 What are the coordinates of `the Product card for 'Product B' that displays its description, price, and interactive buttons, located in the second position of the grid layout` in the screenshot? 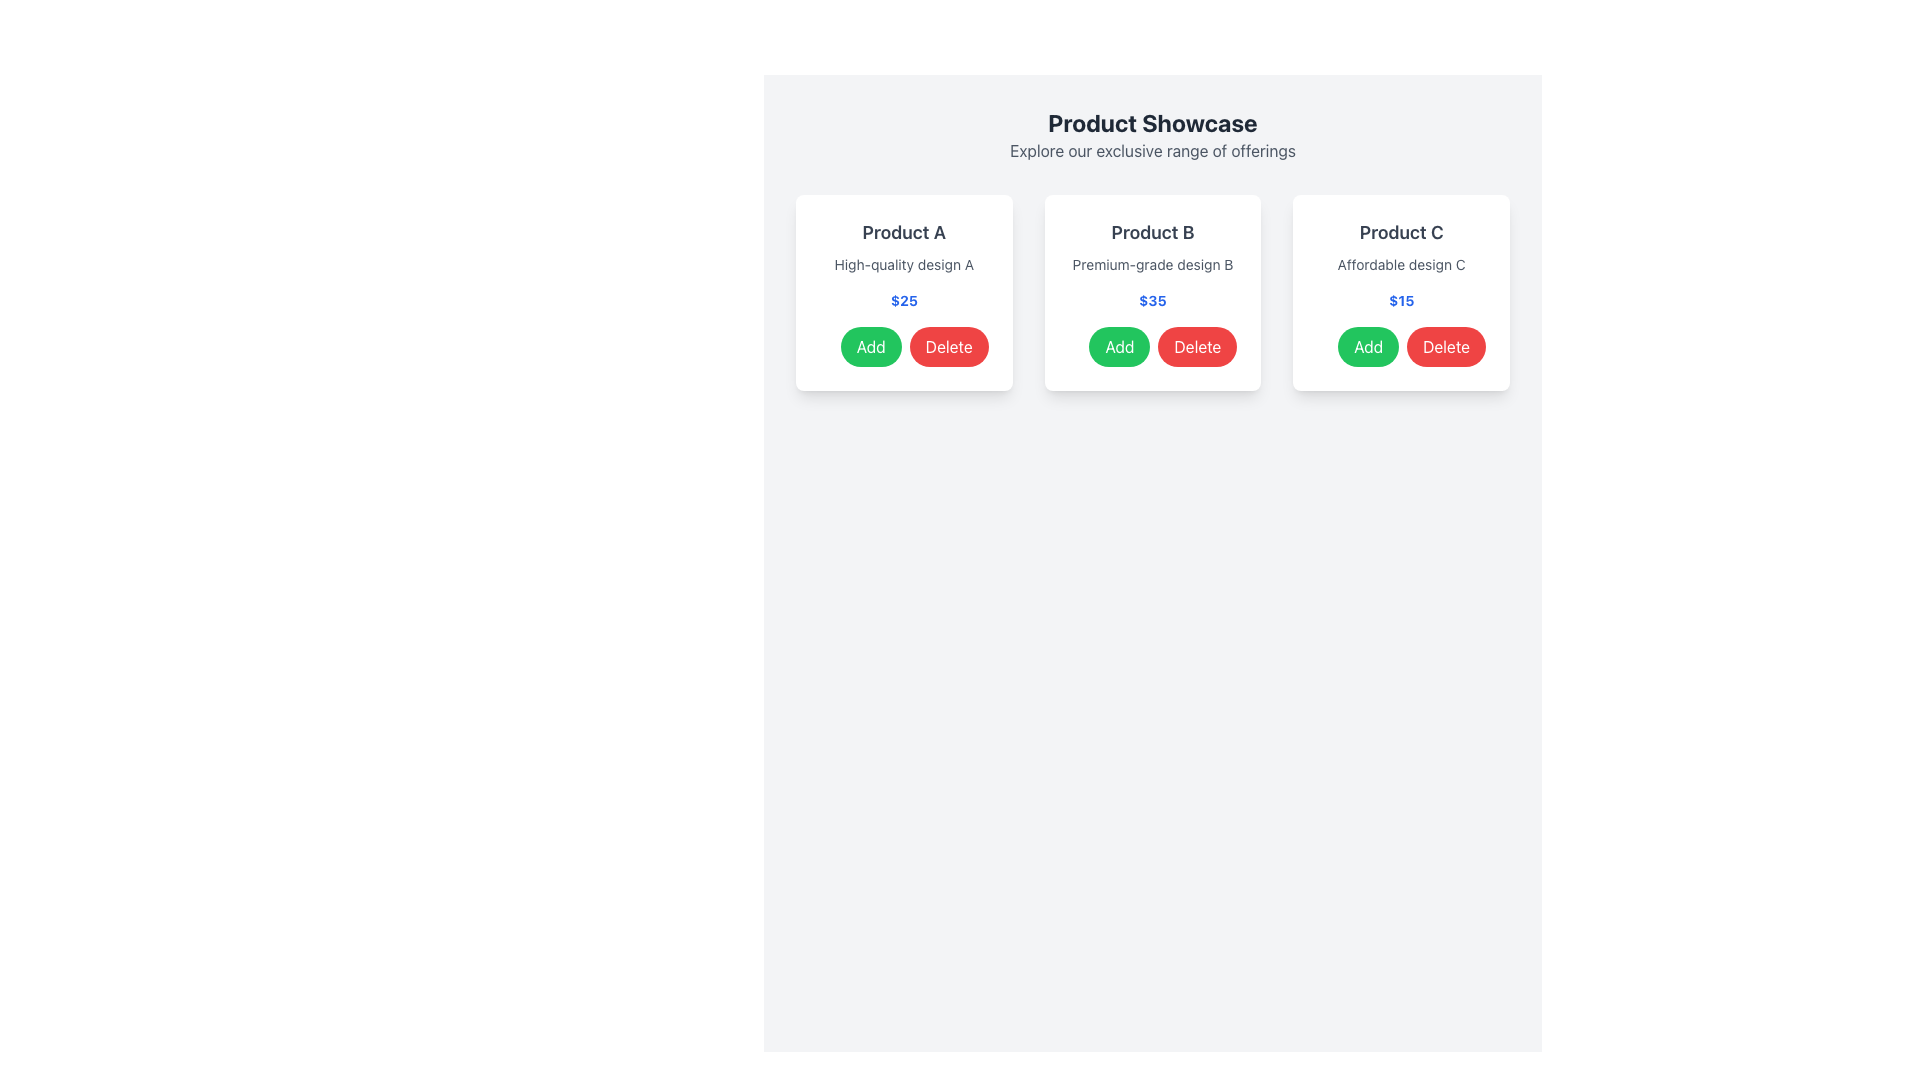 It's located at (1152, 293).